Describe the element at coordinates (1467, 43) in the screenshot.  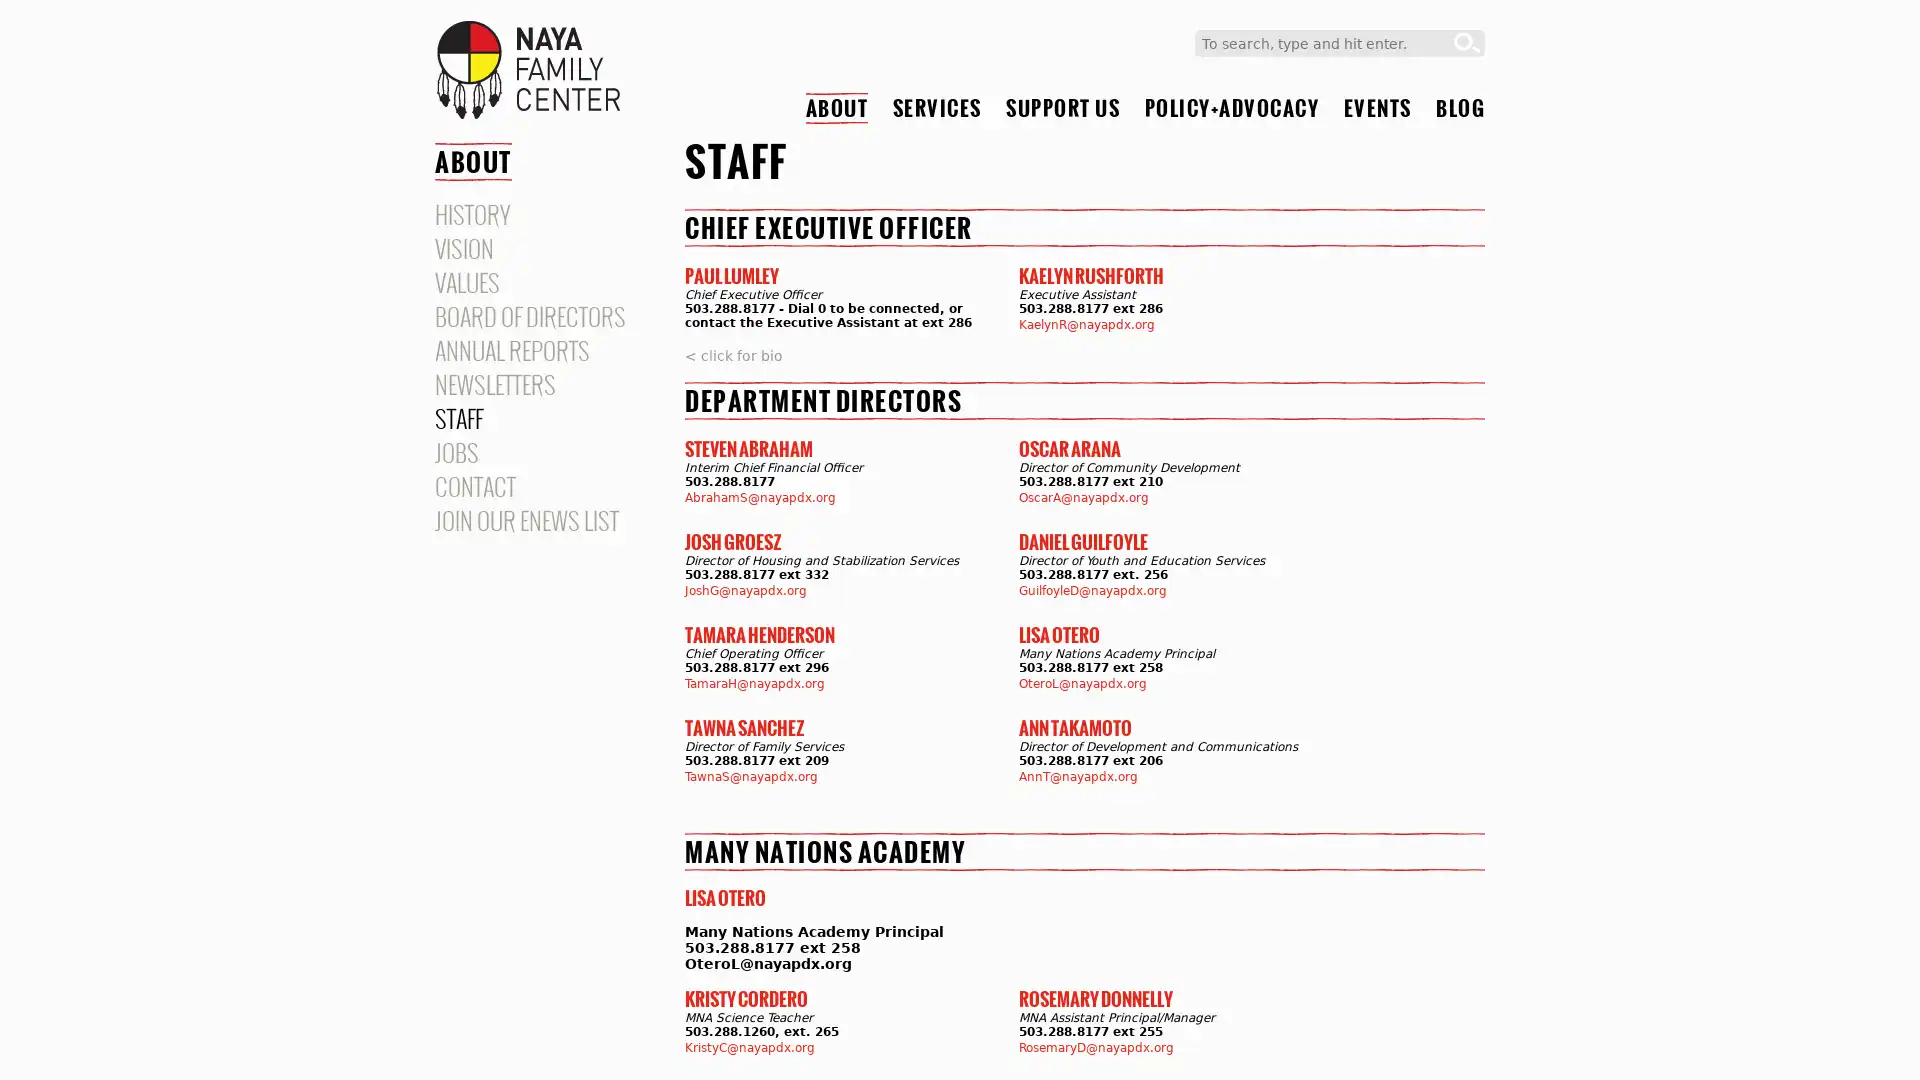
I see `Search` at that location.